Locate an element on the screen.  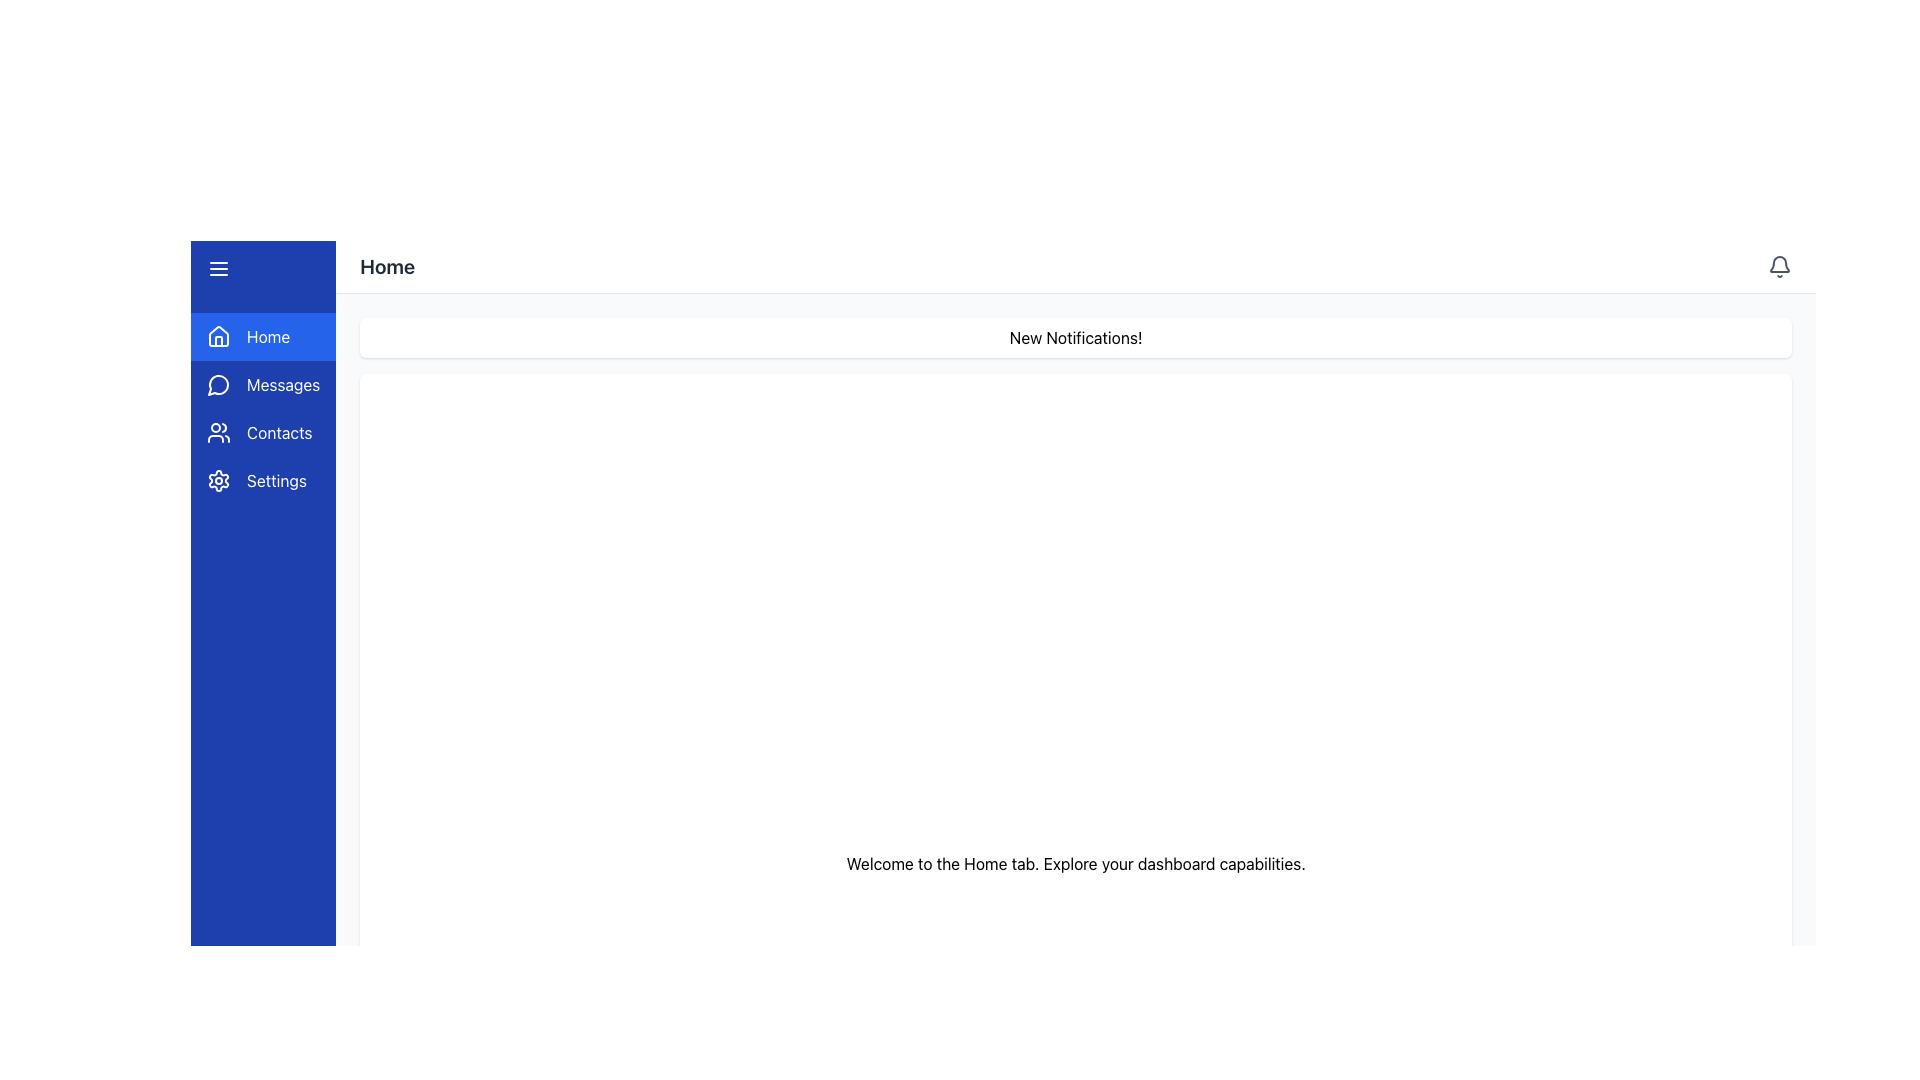
the 'Messages' button in the sidebar which features a speech bubble icon and a blue background is located at coordinates (262, 385).